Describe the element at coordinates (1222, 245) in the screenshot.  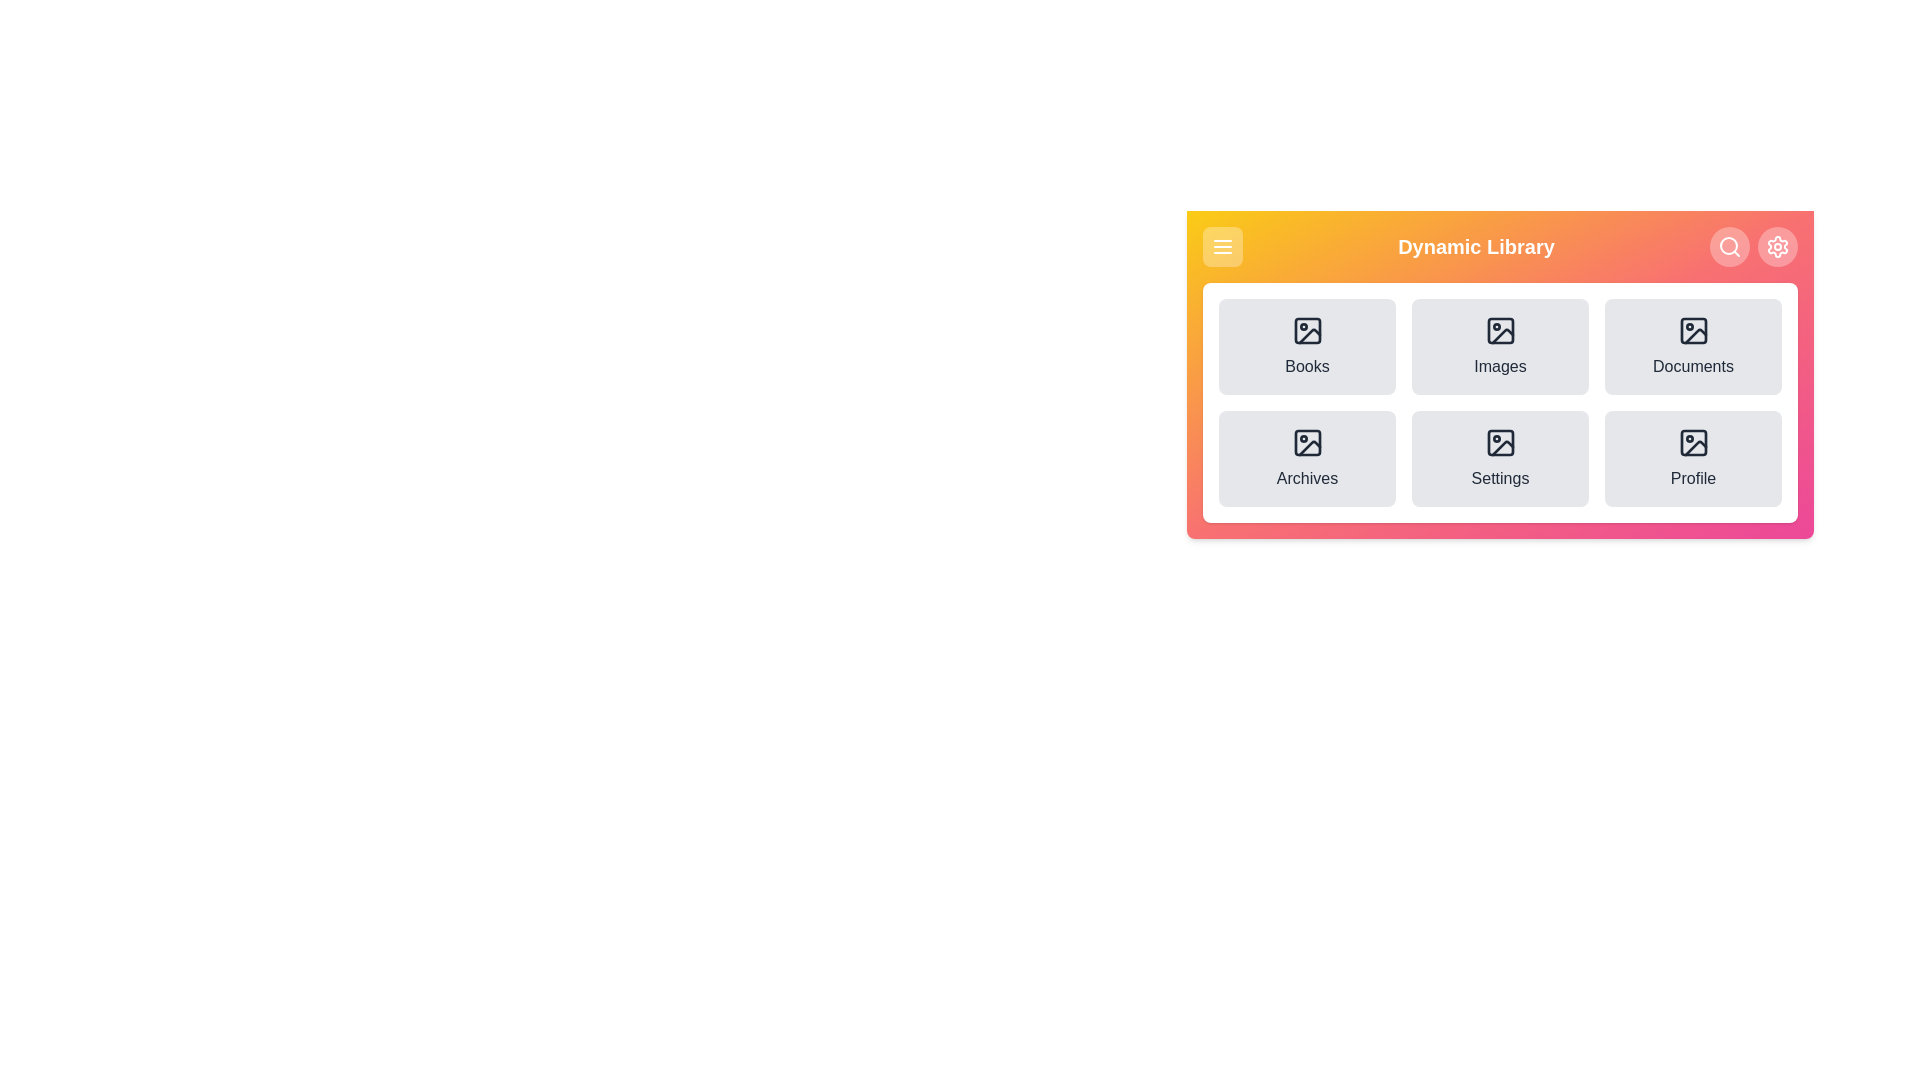
I see `menu toggle button to change the visibility of the main menu` at that location.